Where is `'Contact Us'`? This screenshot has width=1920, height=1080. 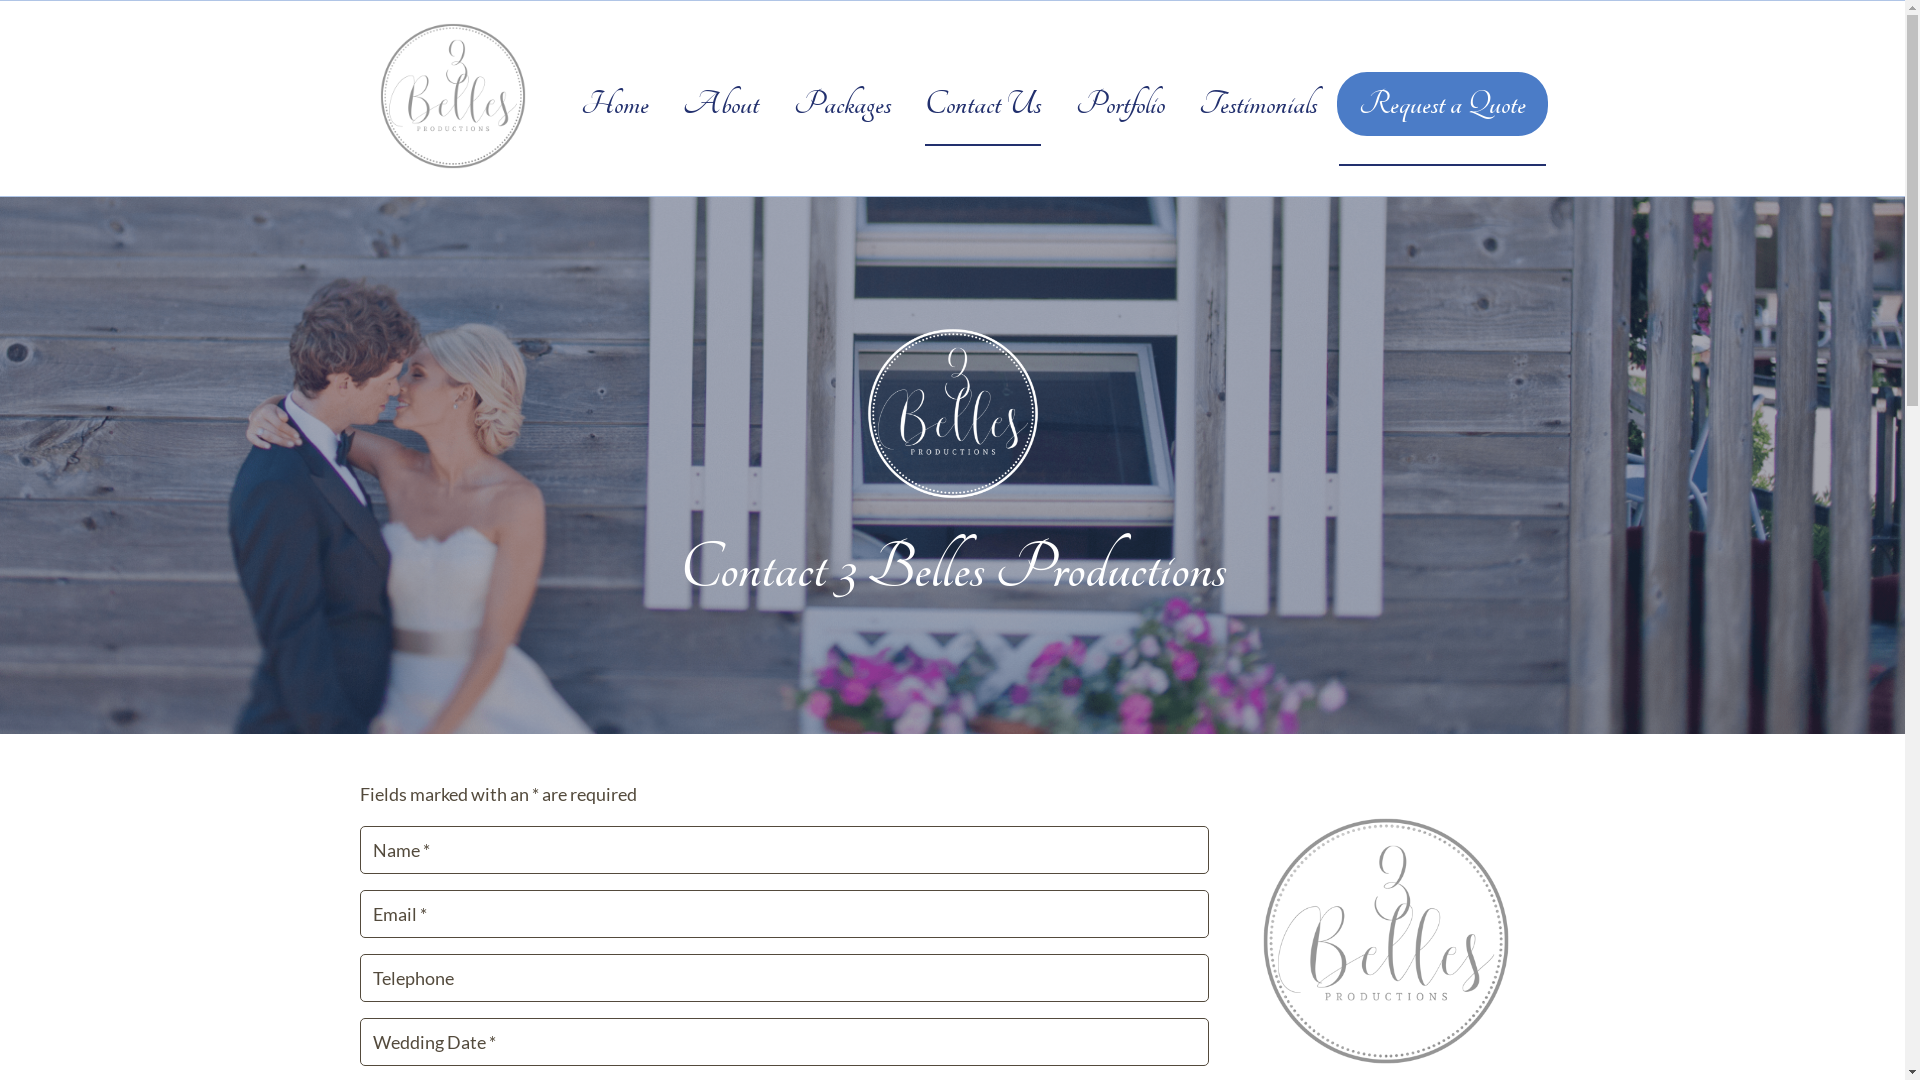
'Contact Us' is located at coordinates (924, 104).